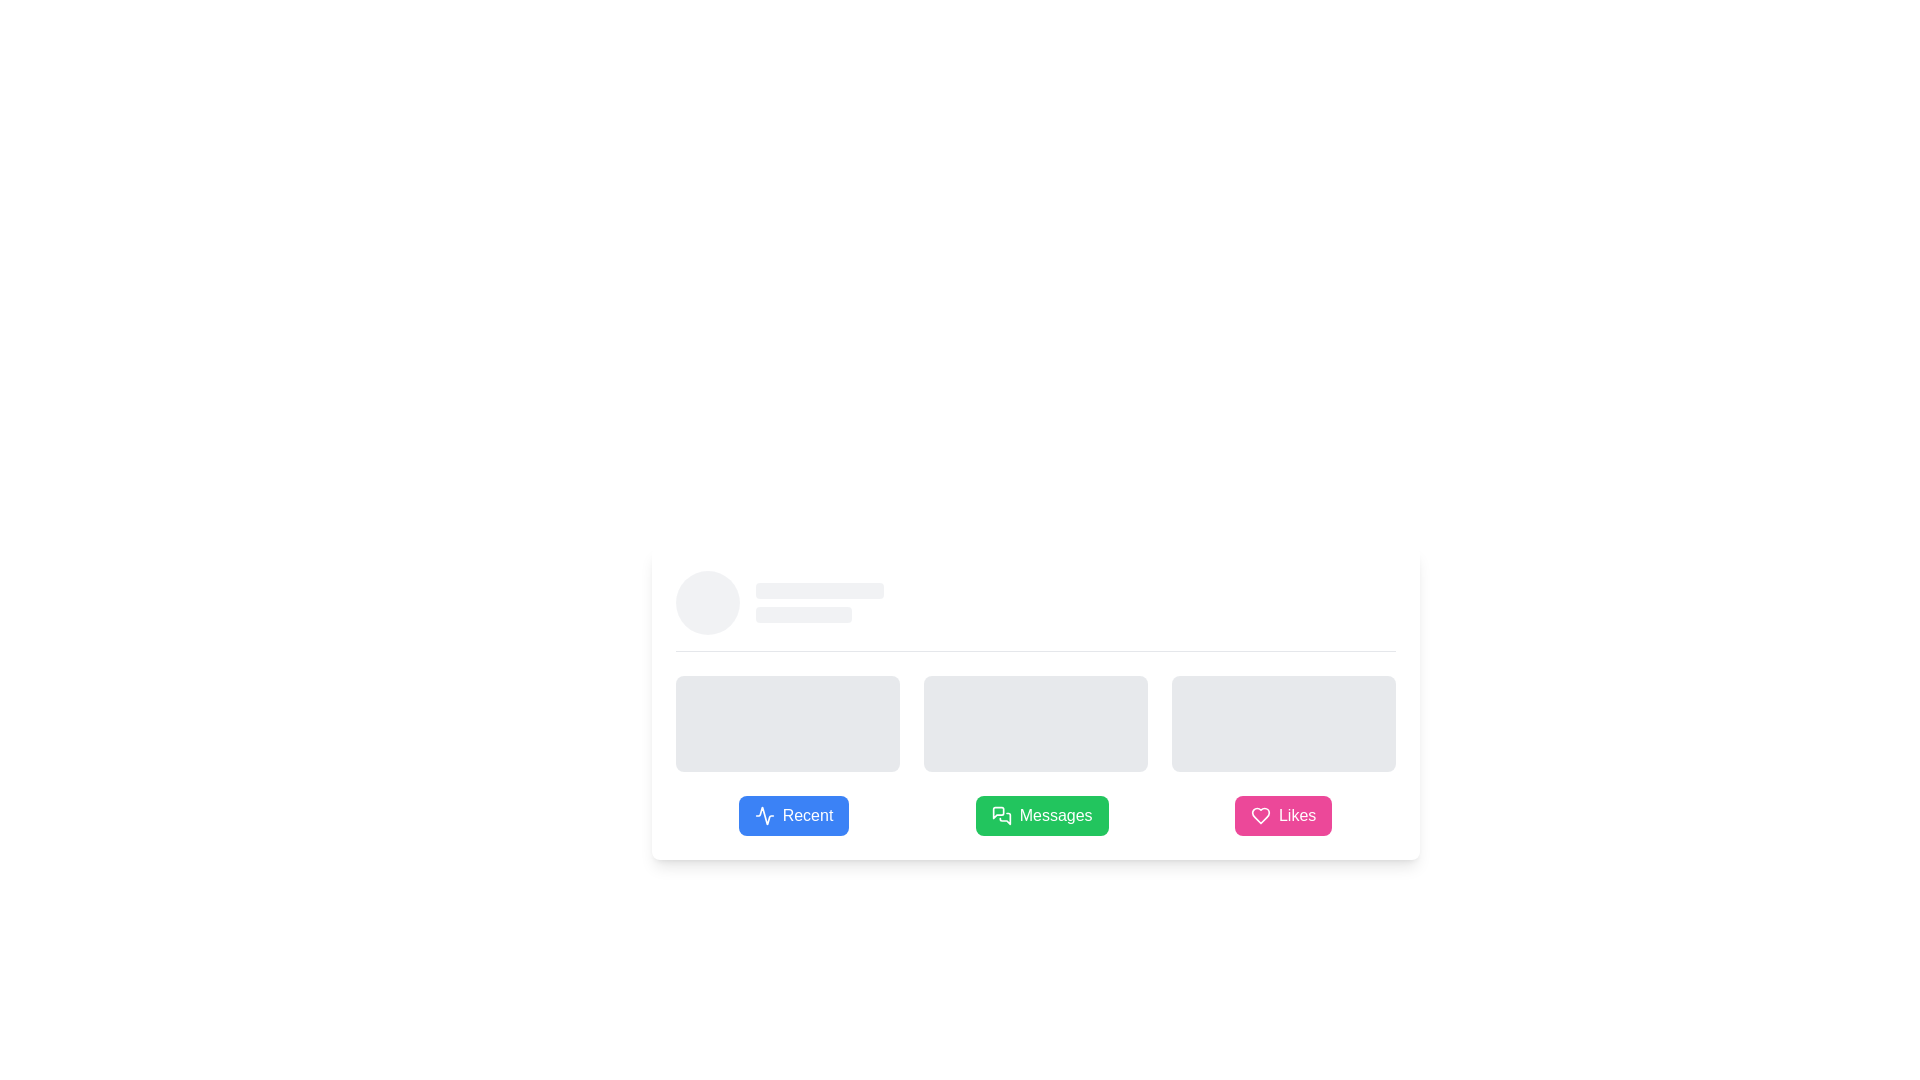 The width and height of the screenshot is (1920, 1080). I want to click on the 'Likes' button located on the lower right side of the interface, so click(1283, 816).